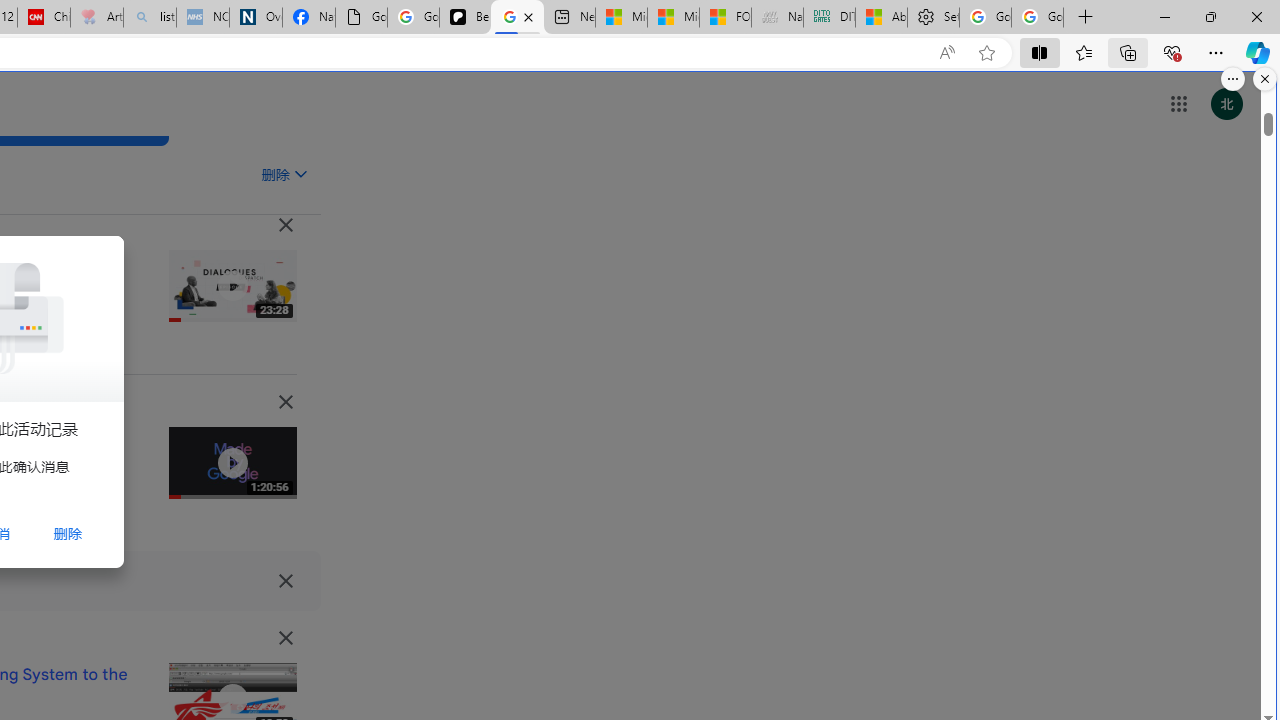 This screenshot has height=720, width=1280. I want to click on 'Google Analytics Opt-out Browser Add-on Download Page', so click(360, 17).